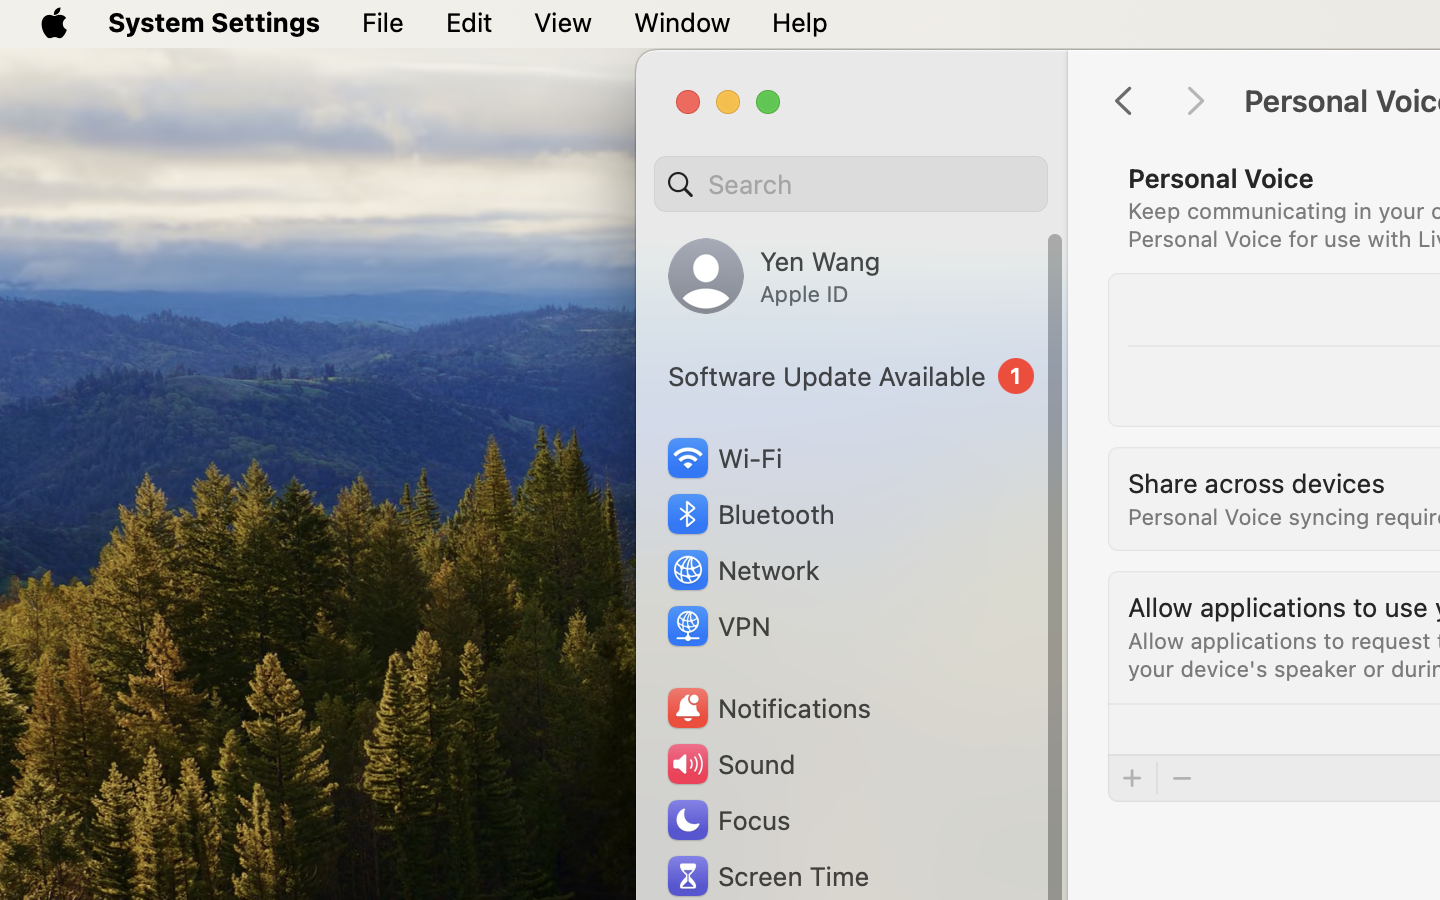 The image size is (1440, 900). What do you see at coordinates (726, 819) in the screenshot?
I see `'Focus'` at bounding box center [726, 819].